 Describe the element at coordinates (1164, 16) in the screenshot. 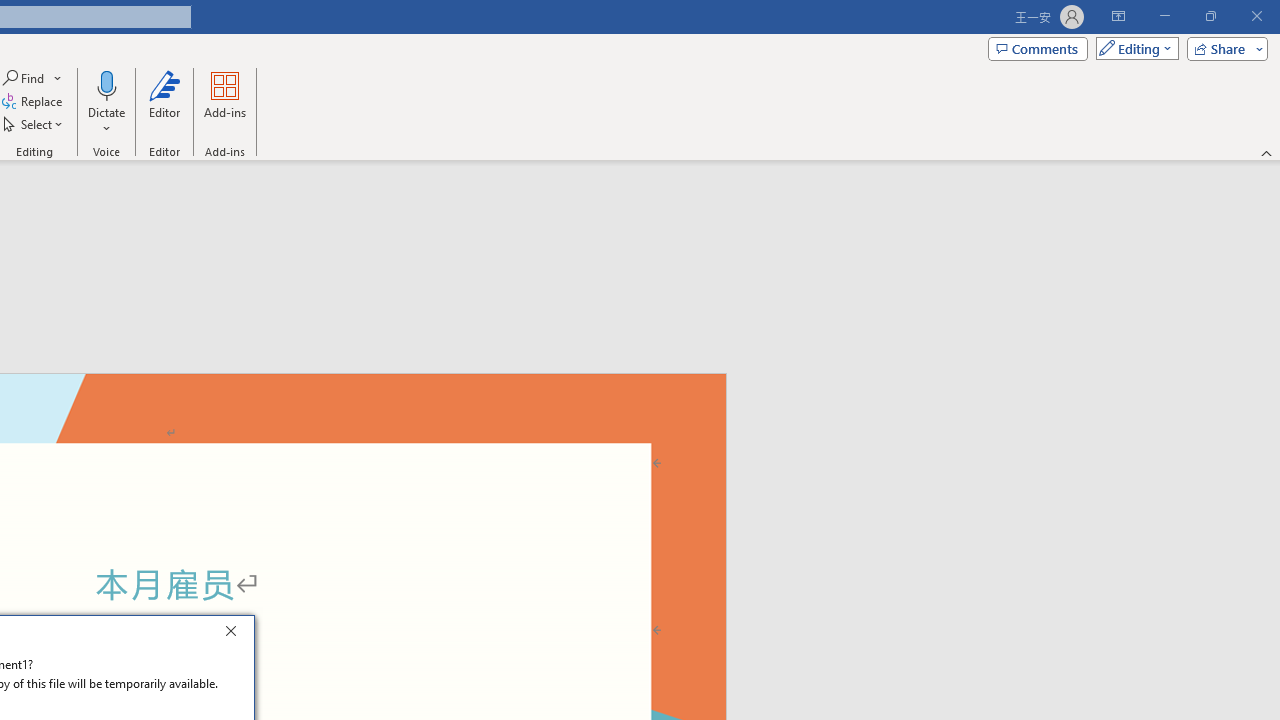

I see `'Minimize'` at that location.